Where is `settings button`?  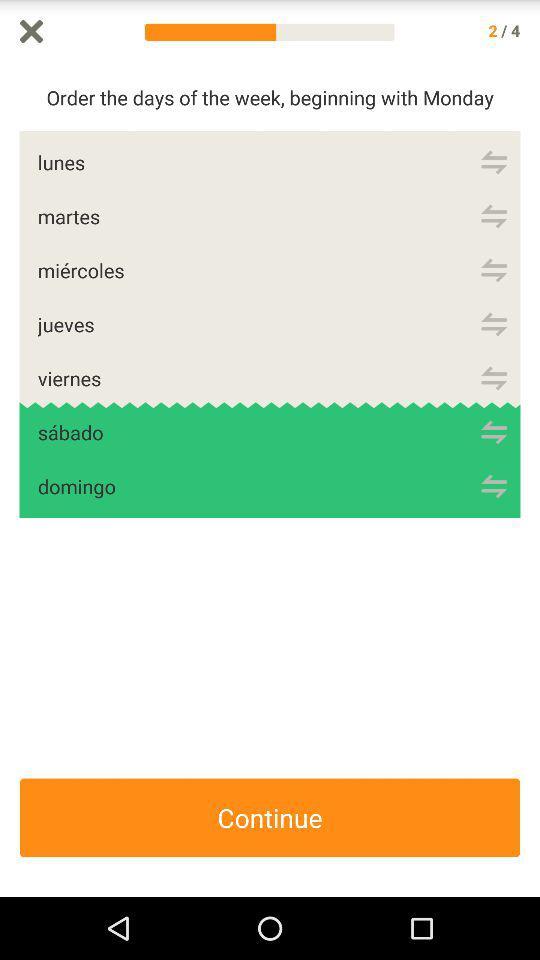 settings button is located at coordinates (493, 377).